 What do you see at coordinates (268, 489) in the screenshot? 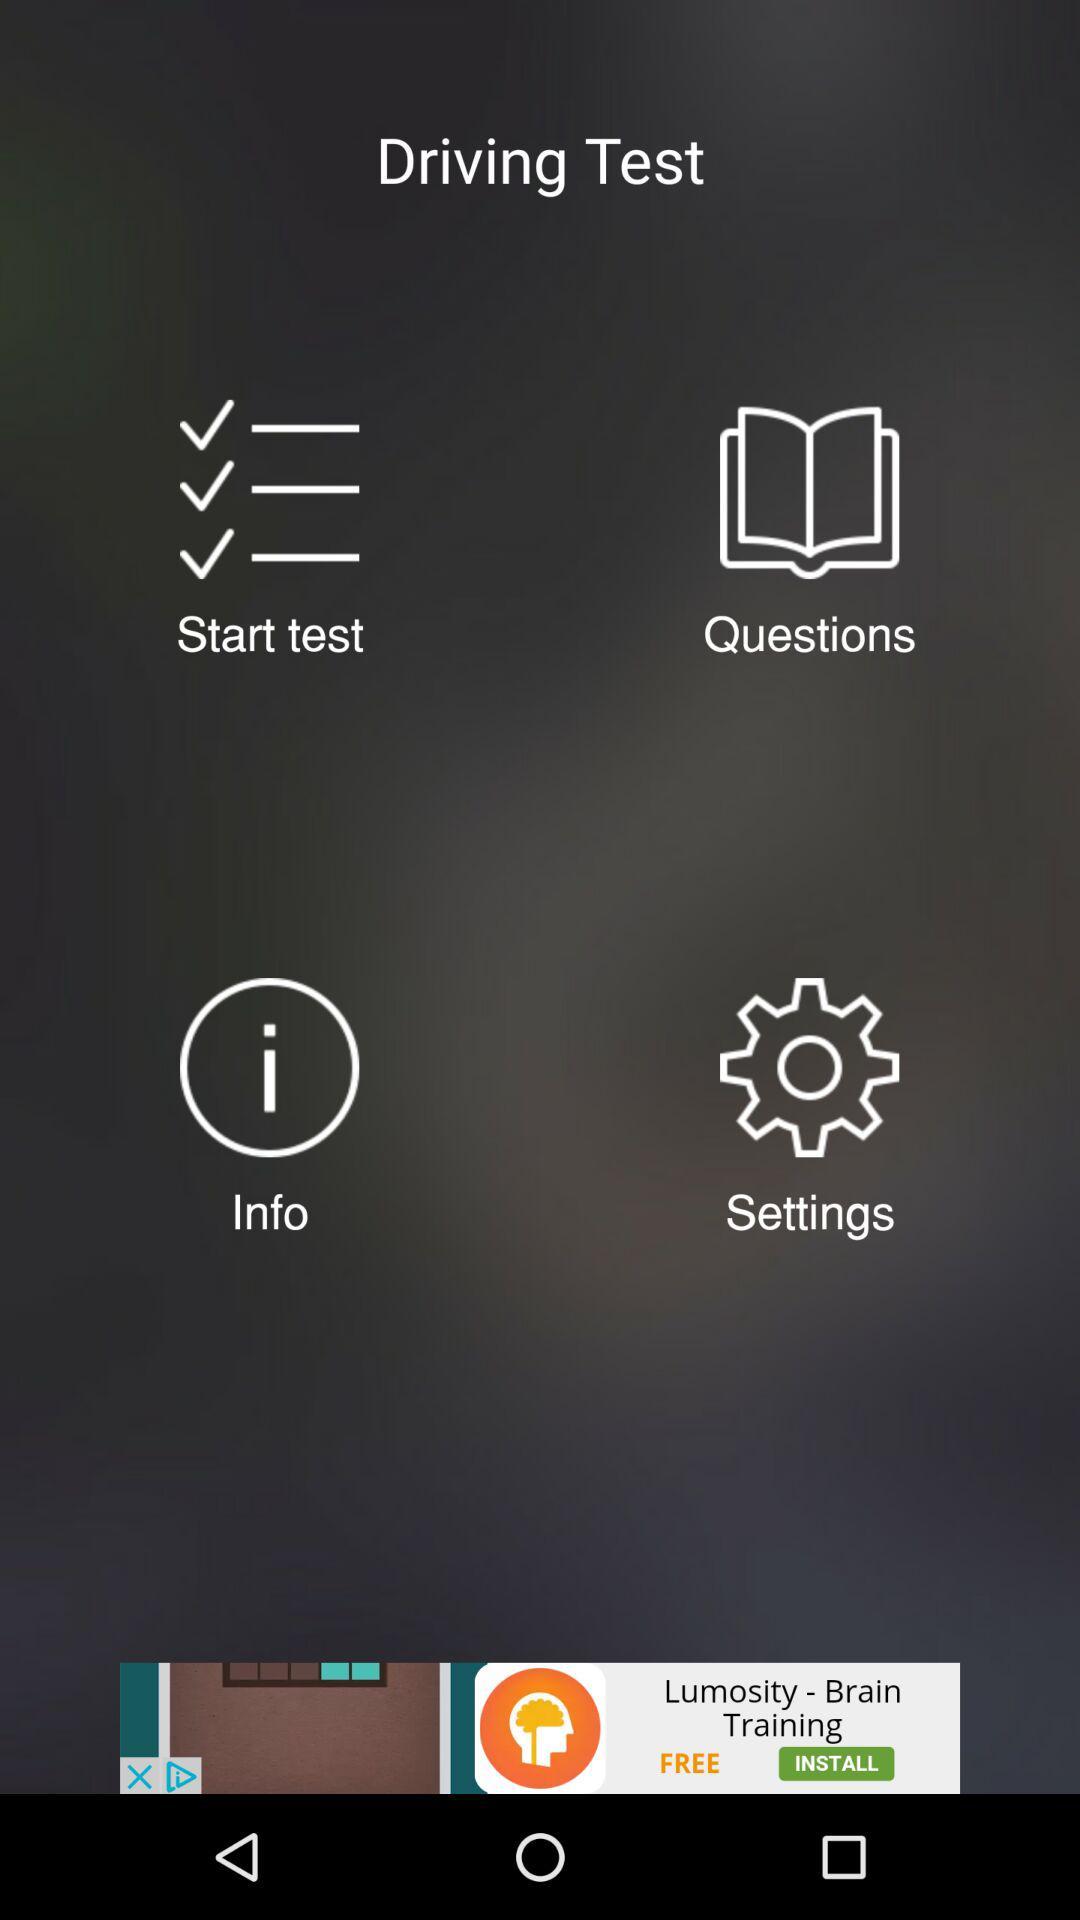
I see `start test screen` at bounding box center [268, 489].